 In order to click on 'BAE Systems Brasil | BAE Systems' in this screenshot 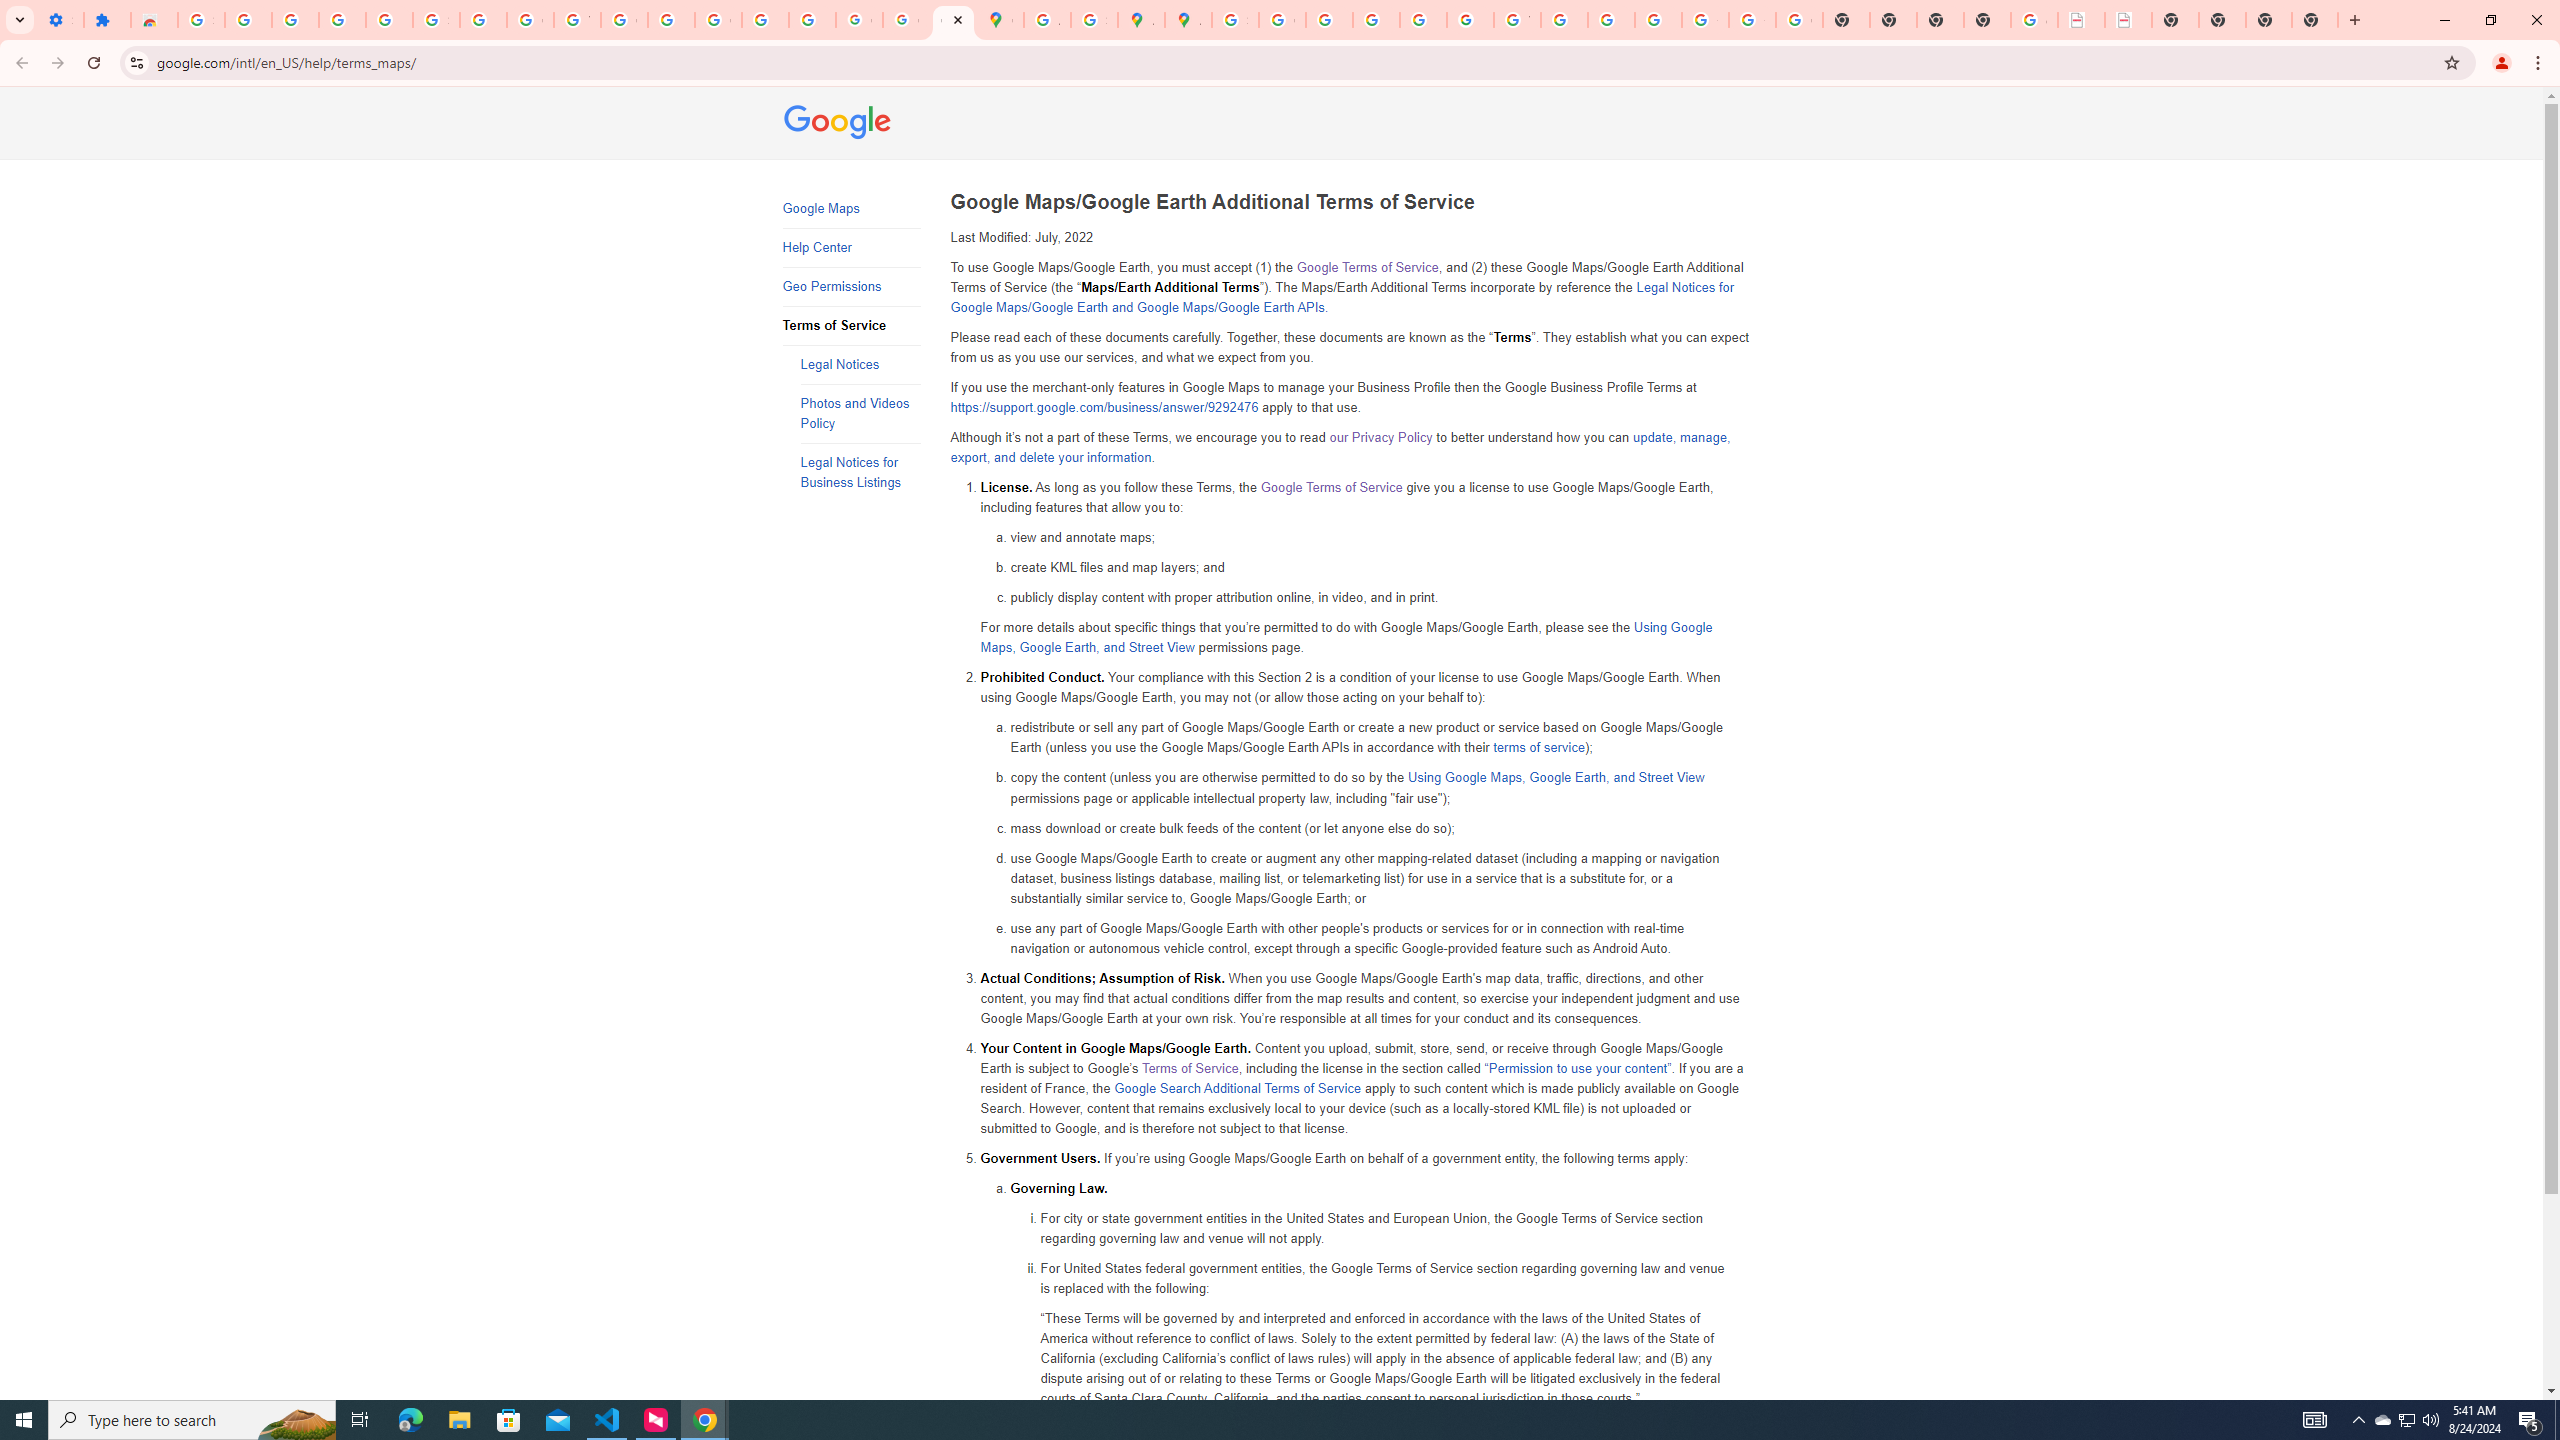, I will do `click(2127, 19)`.